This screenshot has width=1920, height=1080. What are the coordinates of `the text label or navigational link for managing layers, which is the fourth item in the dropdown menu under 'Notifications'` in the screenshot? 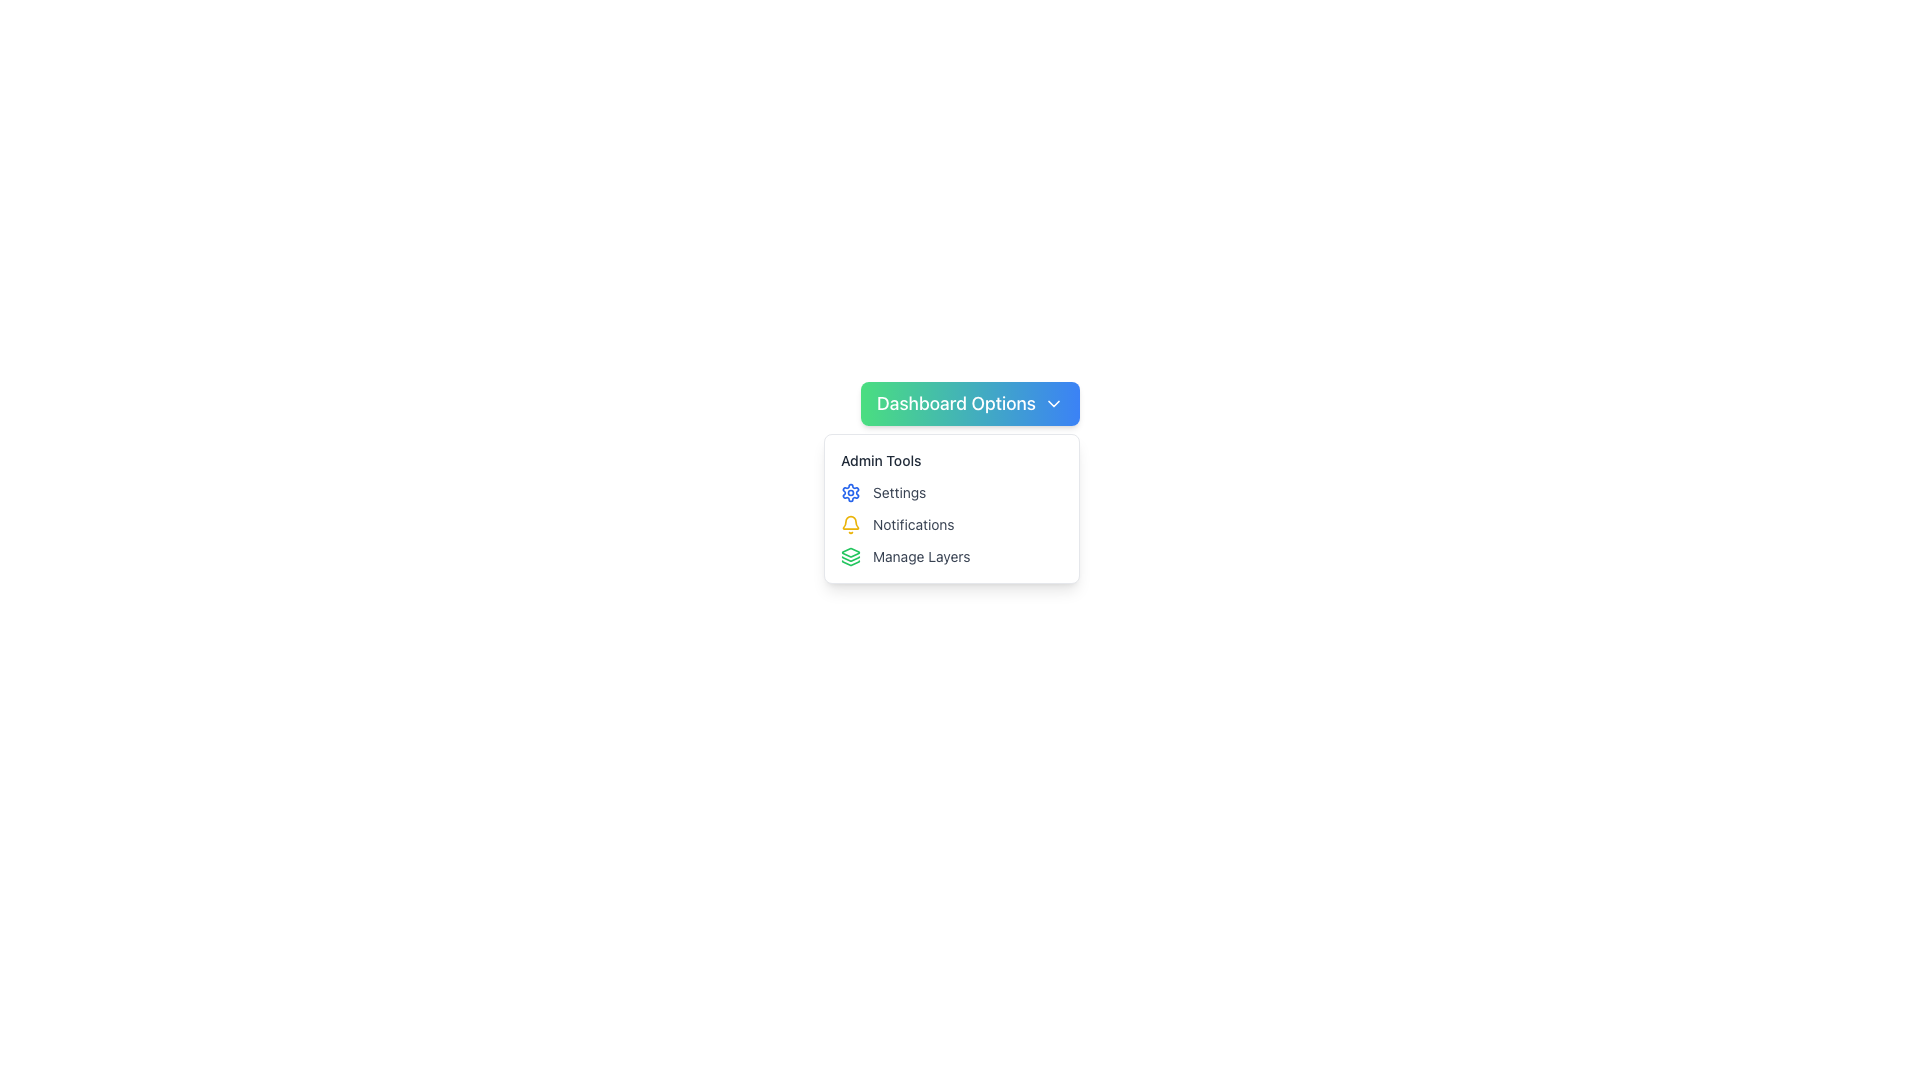 It's located at (920, 556).